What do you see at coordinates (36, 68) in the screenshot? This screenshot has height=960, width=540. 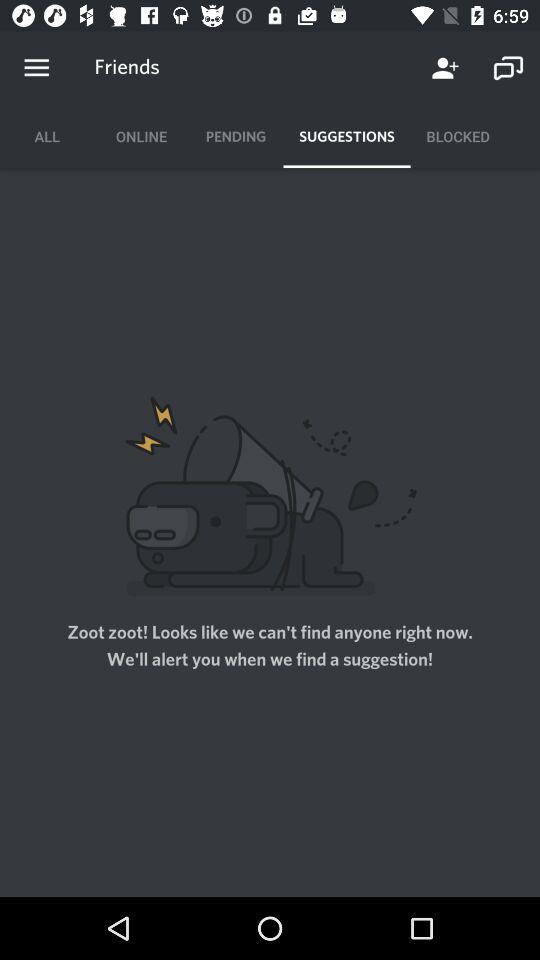 I see `the icon next to friends icon` at bounding box center [36, 68].